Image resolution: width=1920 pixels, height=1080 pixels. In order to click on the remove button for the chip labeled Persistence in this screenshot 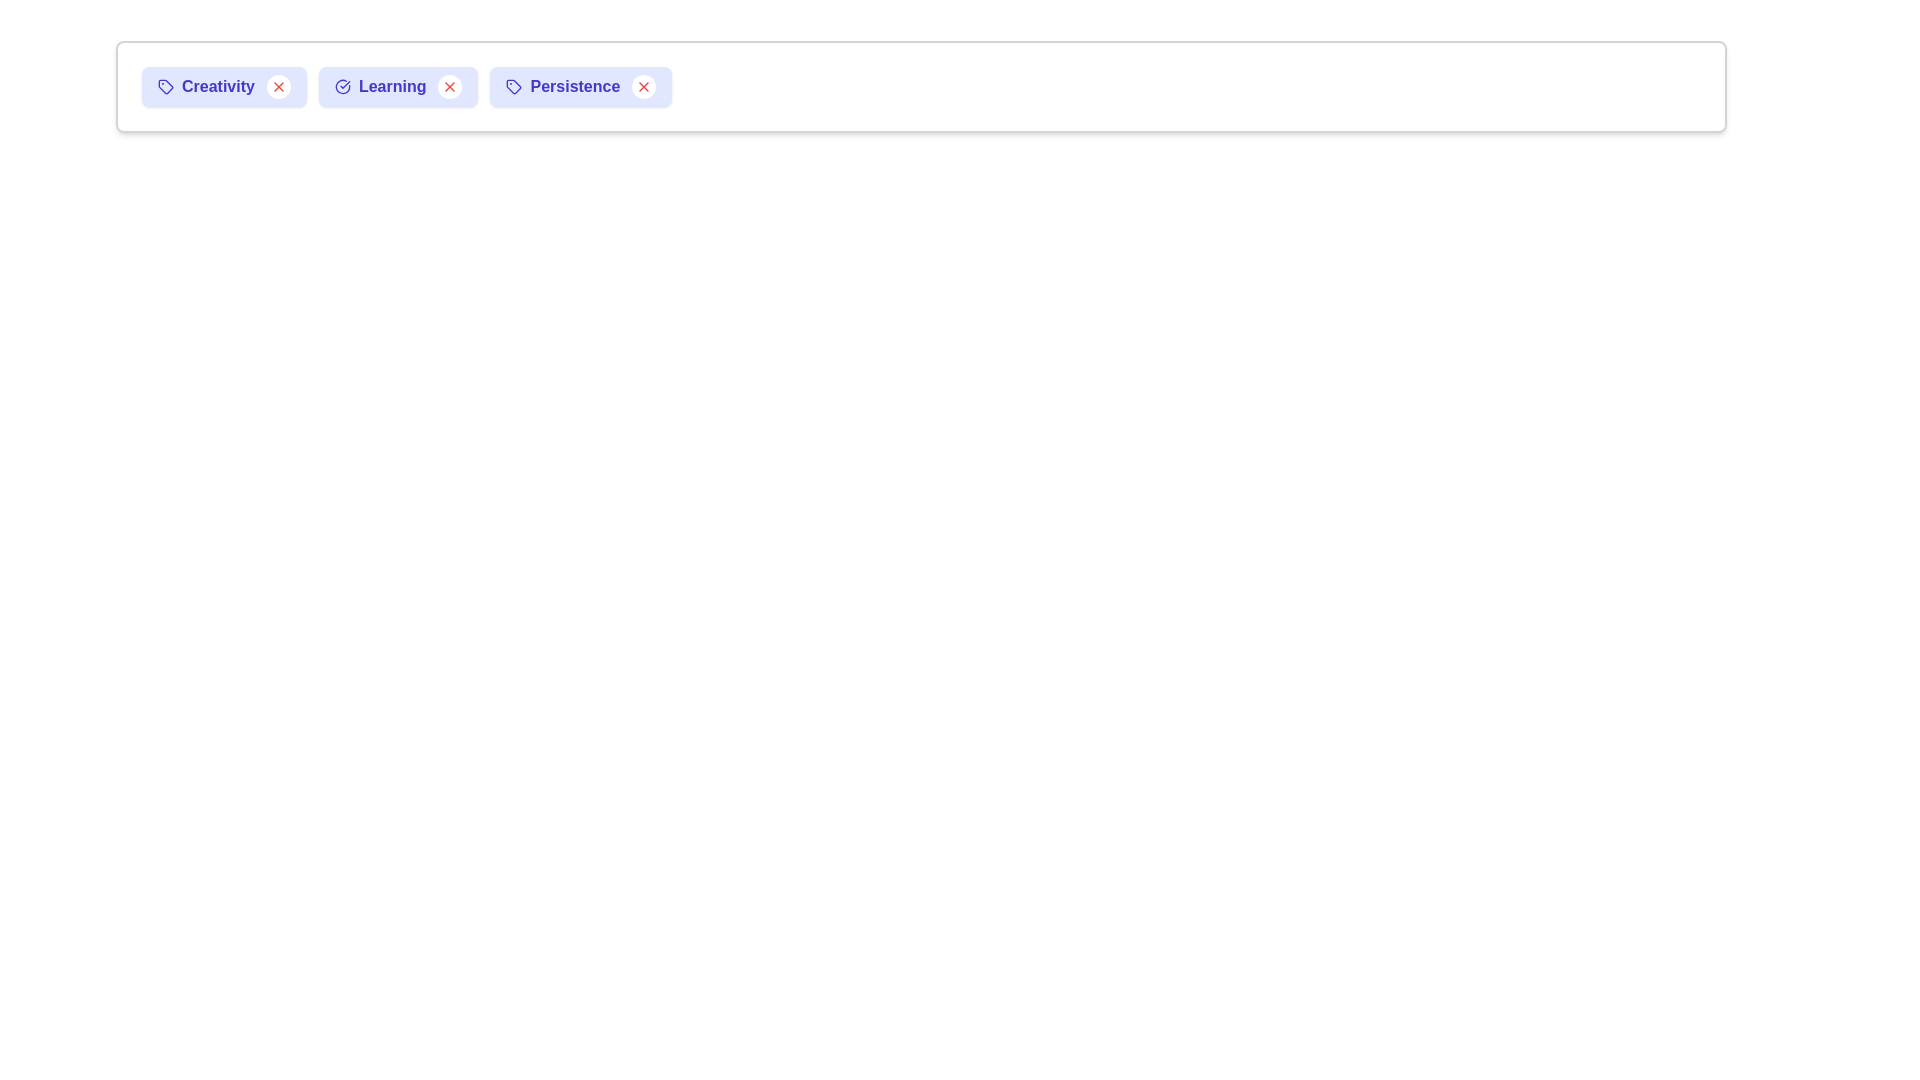, I will do `click(644, 86)`.